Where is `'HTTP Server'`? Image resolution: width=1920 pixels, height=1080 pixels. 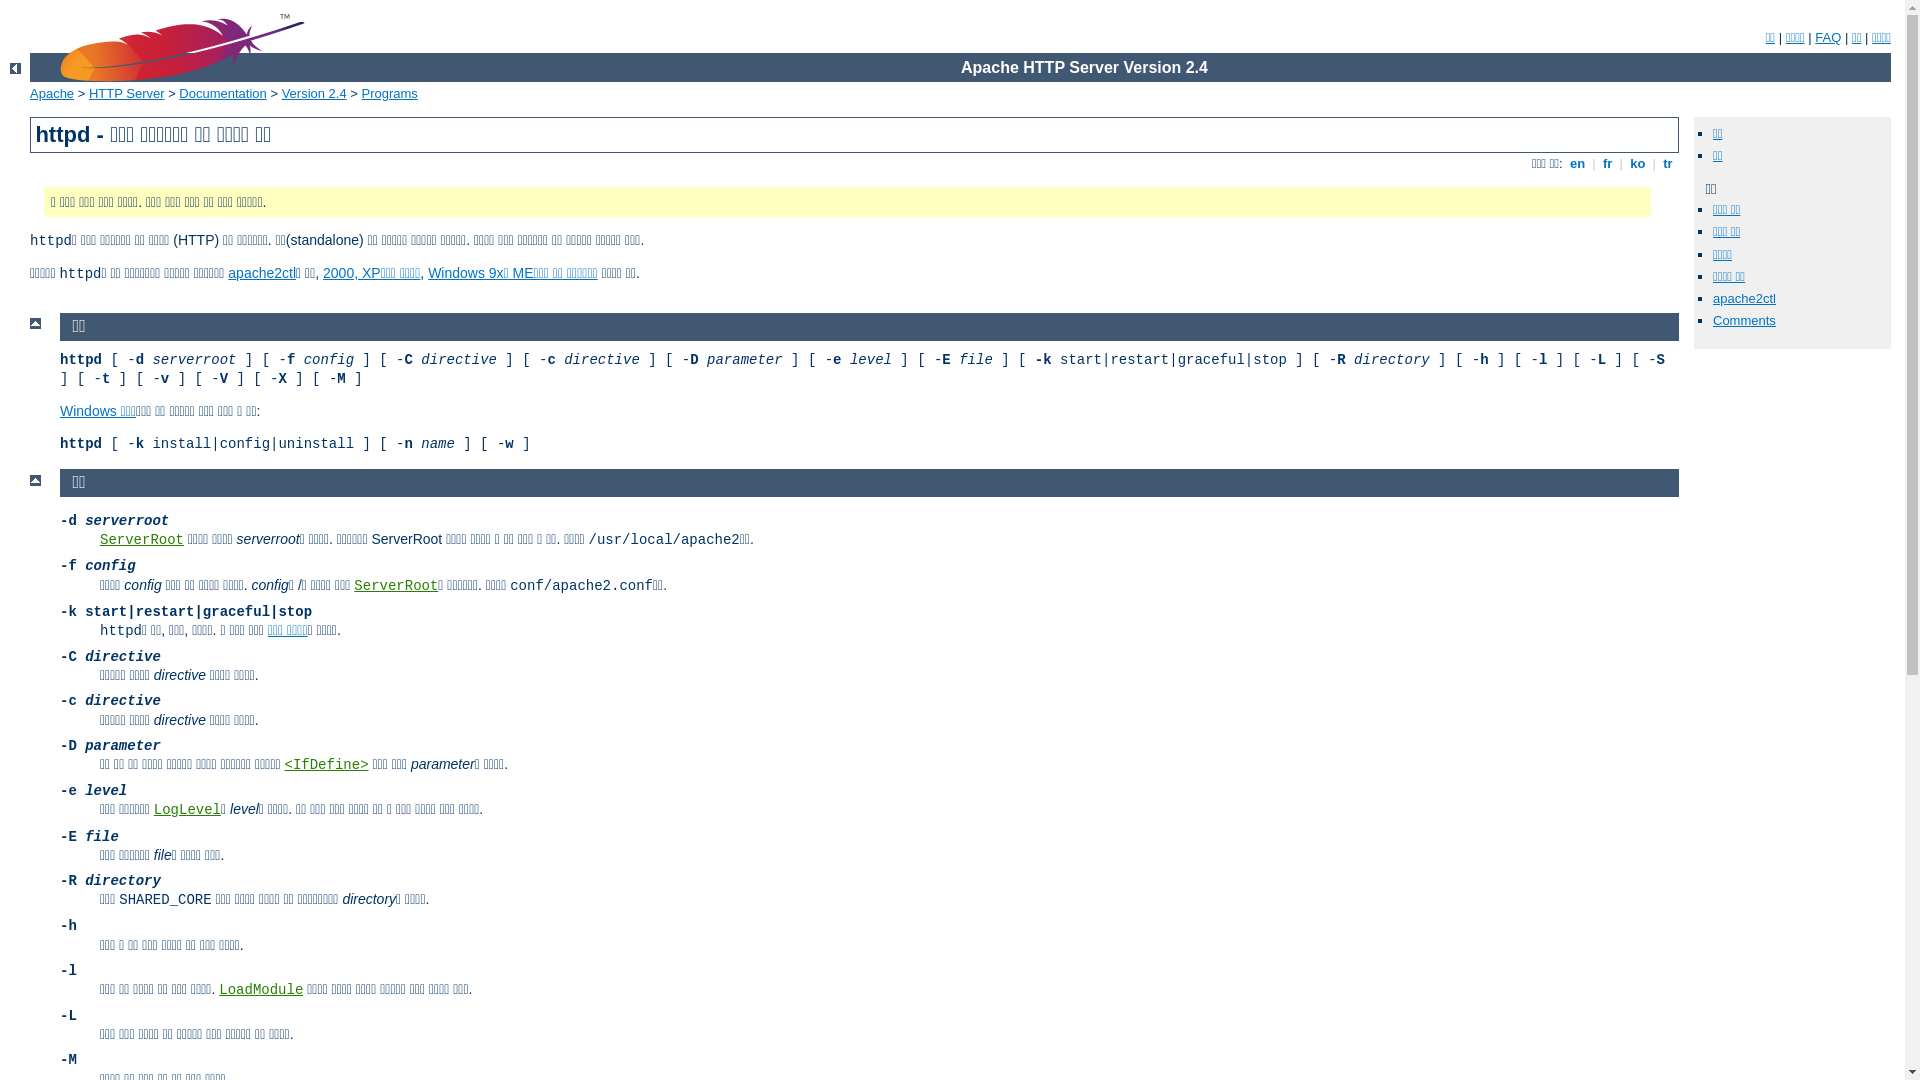
'HTTP Server' is located at coordinates (125, 93).